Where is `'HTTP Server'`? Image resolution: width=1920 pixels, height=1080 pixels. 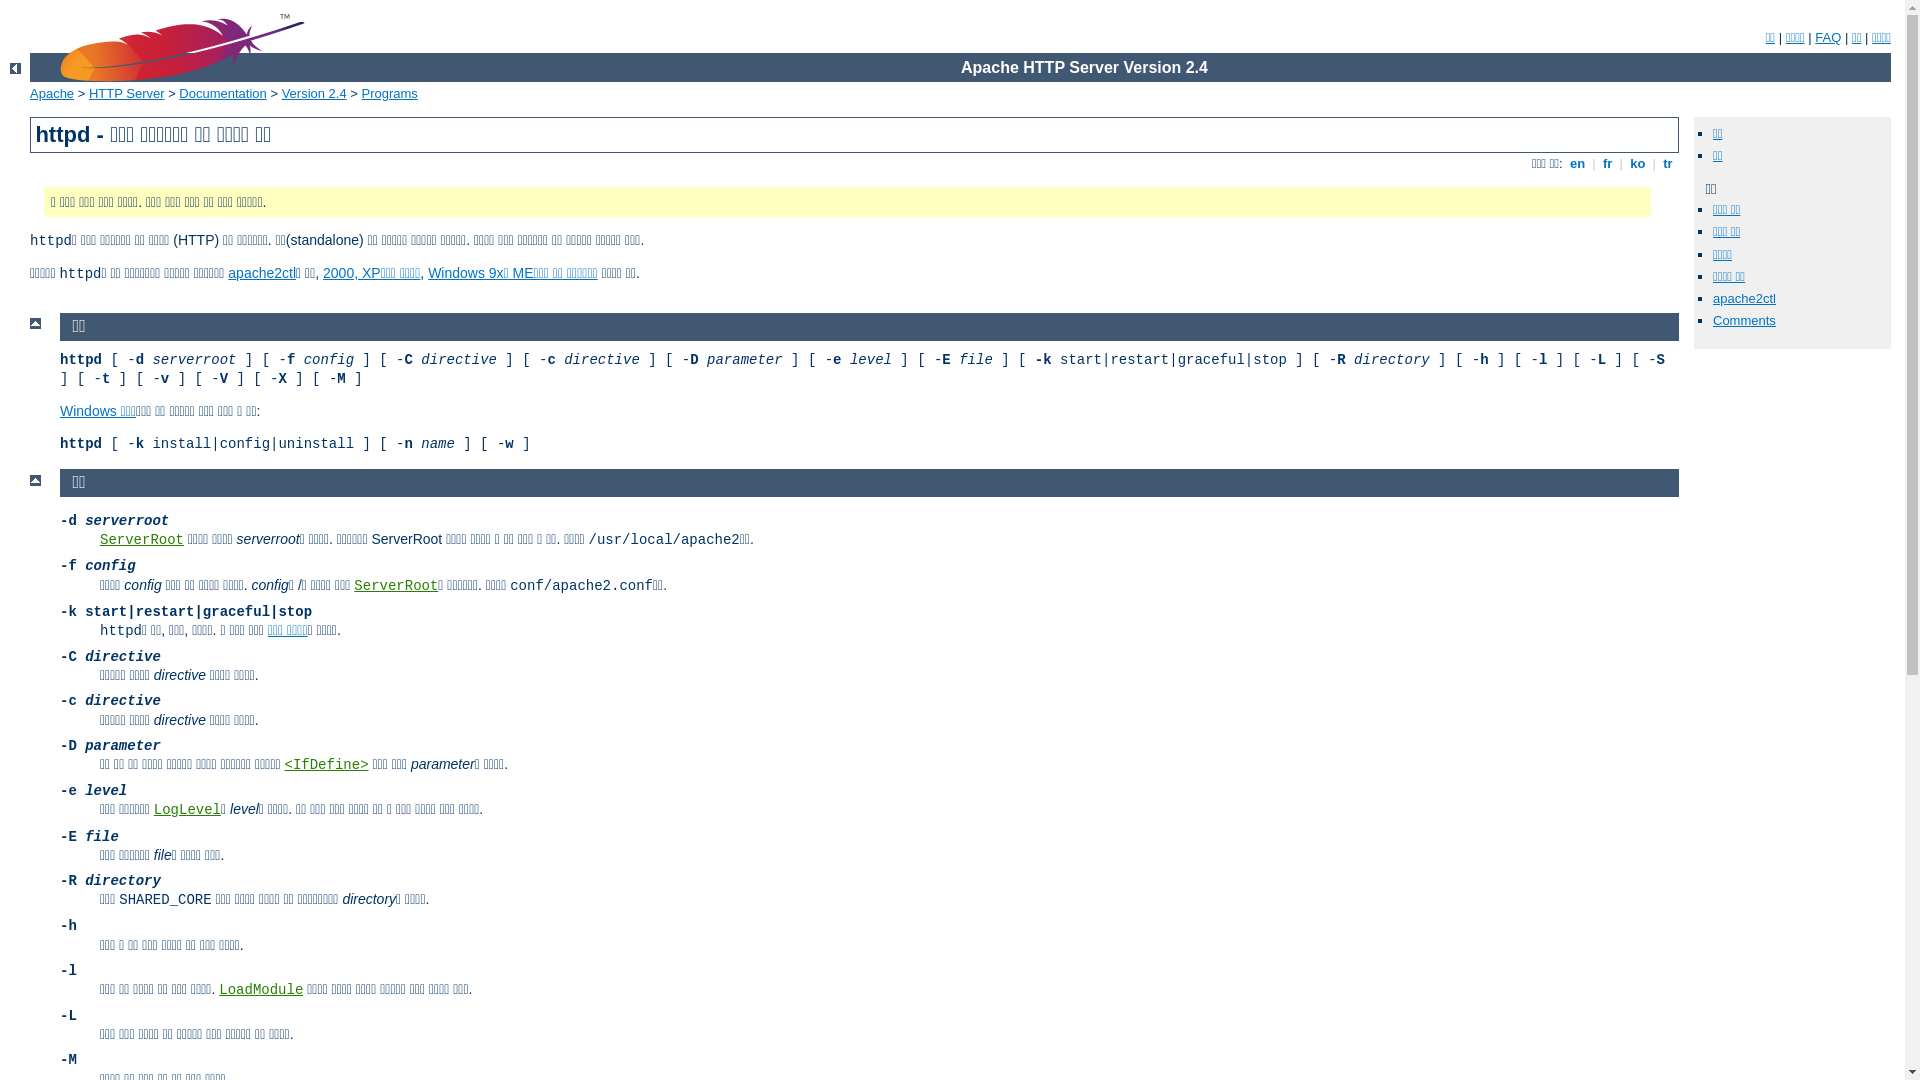
'HTTP Server' is located at coordinates (125, 93).